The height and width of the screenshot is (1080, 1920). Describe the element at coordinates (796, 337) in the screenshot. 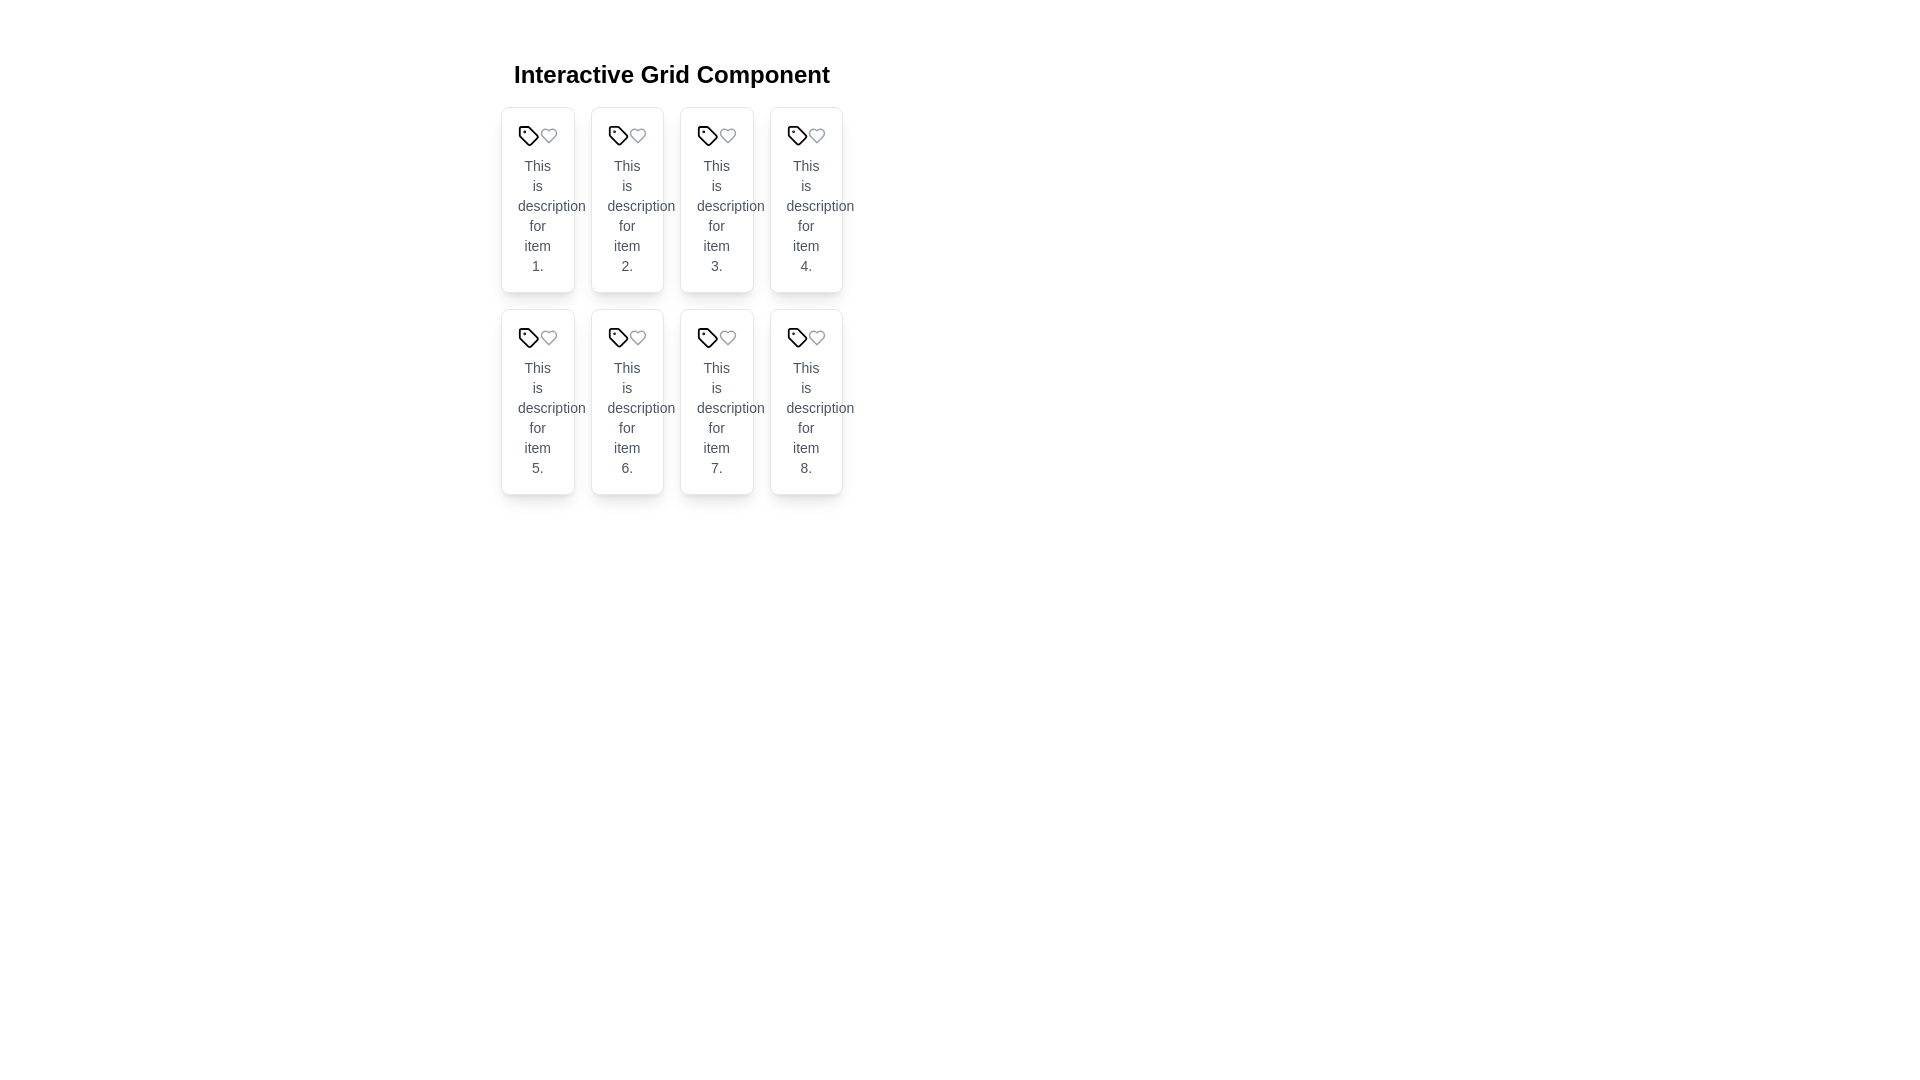

I see `the decorative icon located in the bottom right corner of the 'Interactive Grid Component', which is part of the last card associated with 'This is description for item 8.'` at that location.